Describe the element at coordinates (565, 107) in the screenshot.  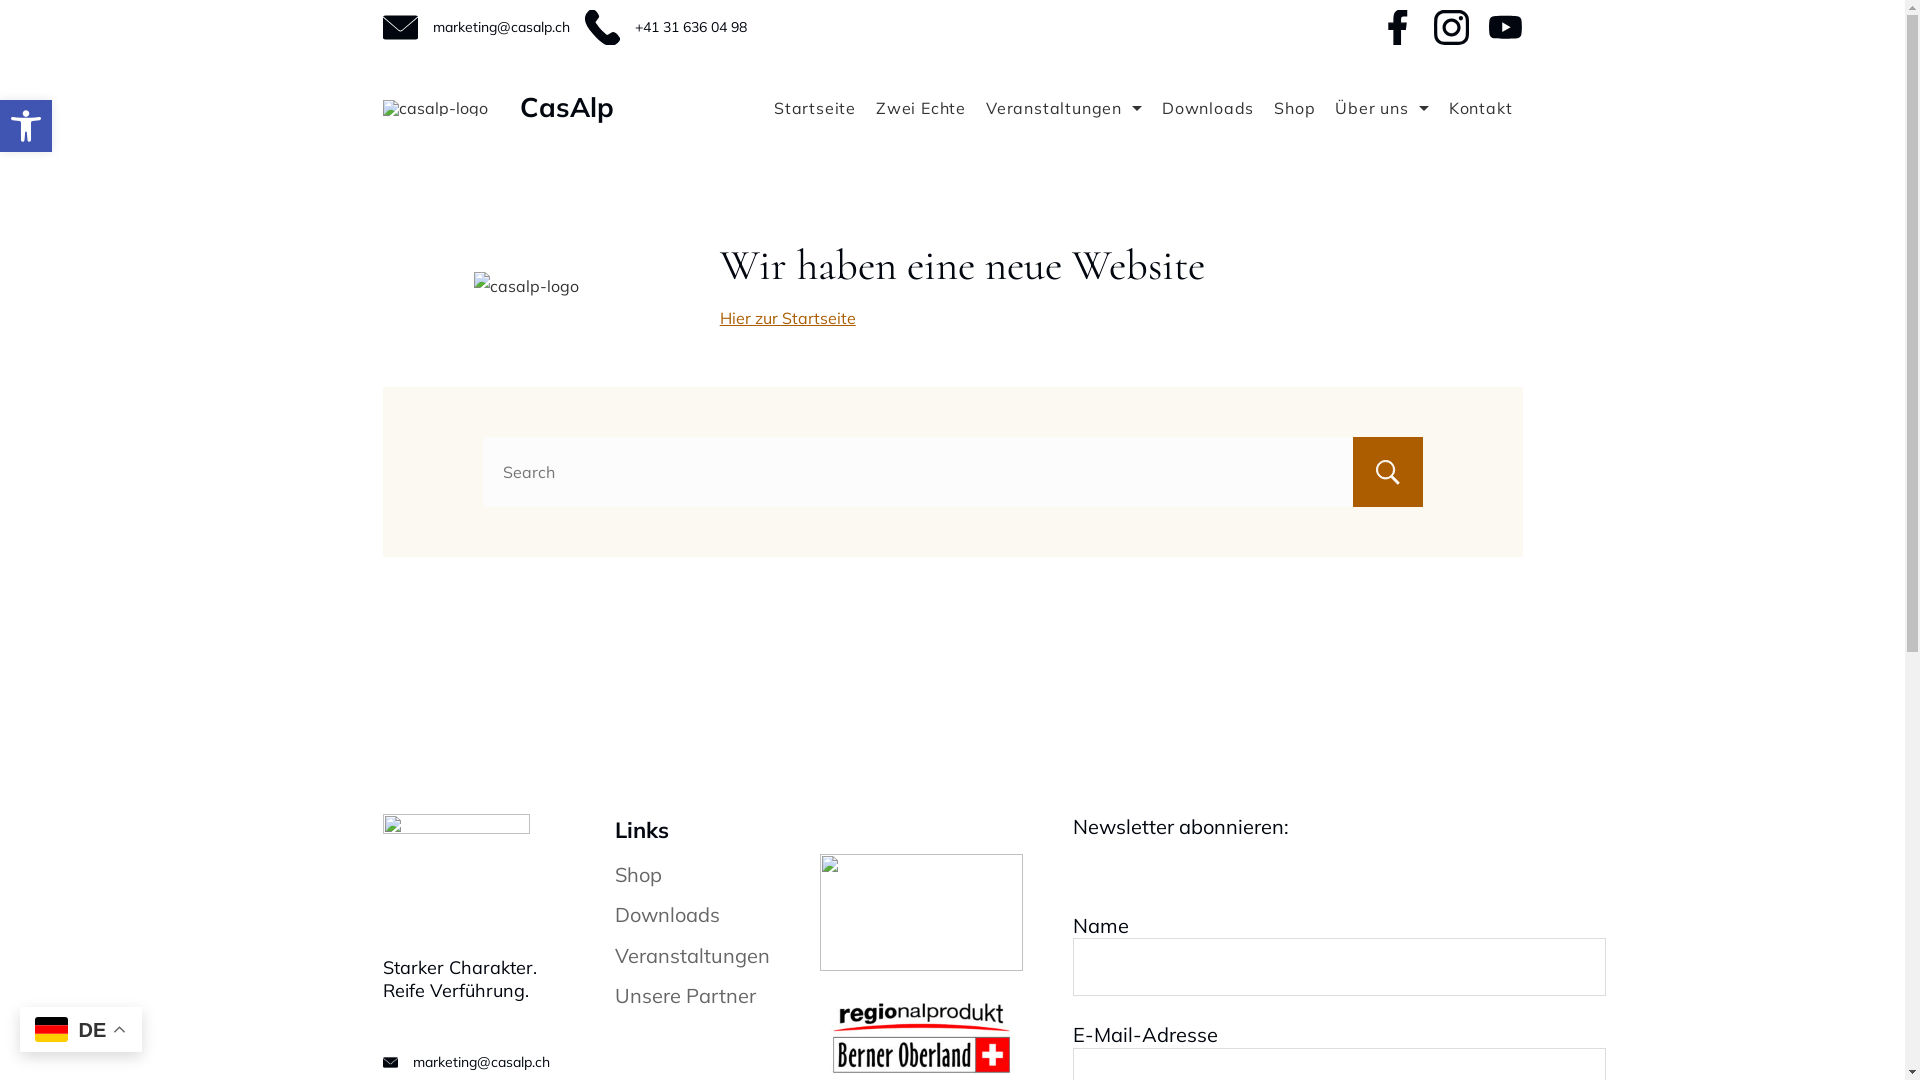
I see `'CasAlp'` at that location.